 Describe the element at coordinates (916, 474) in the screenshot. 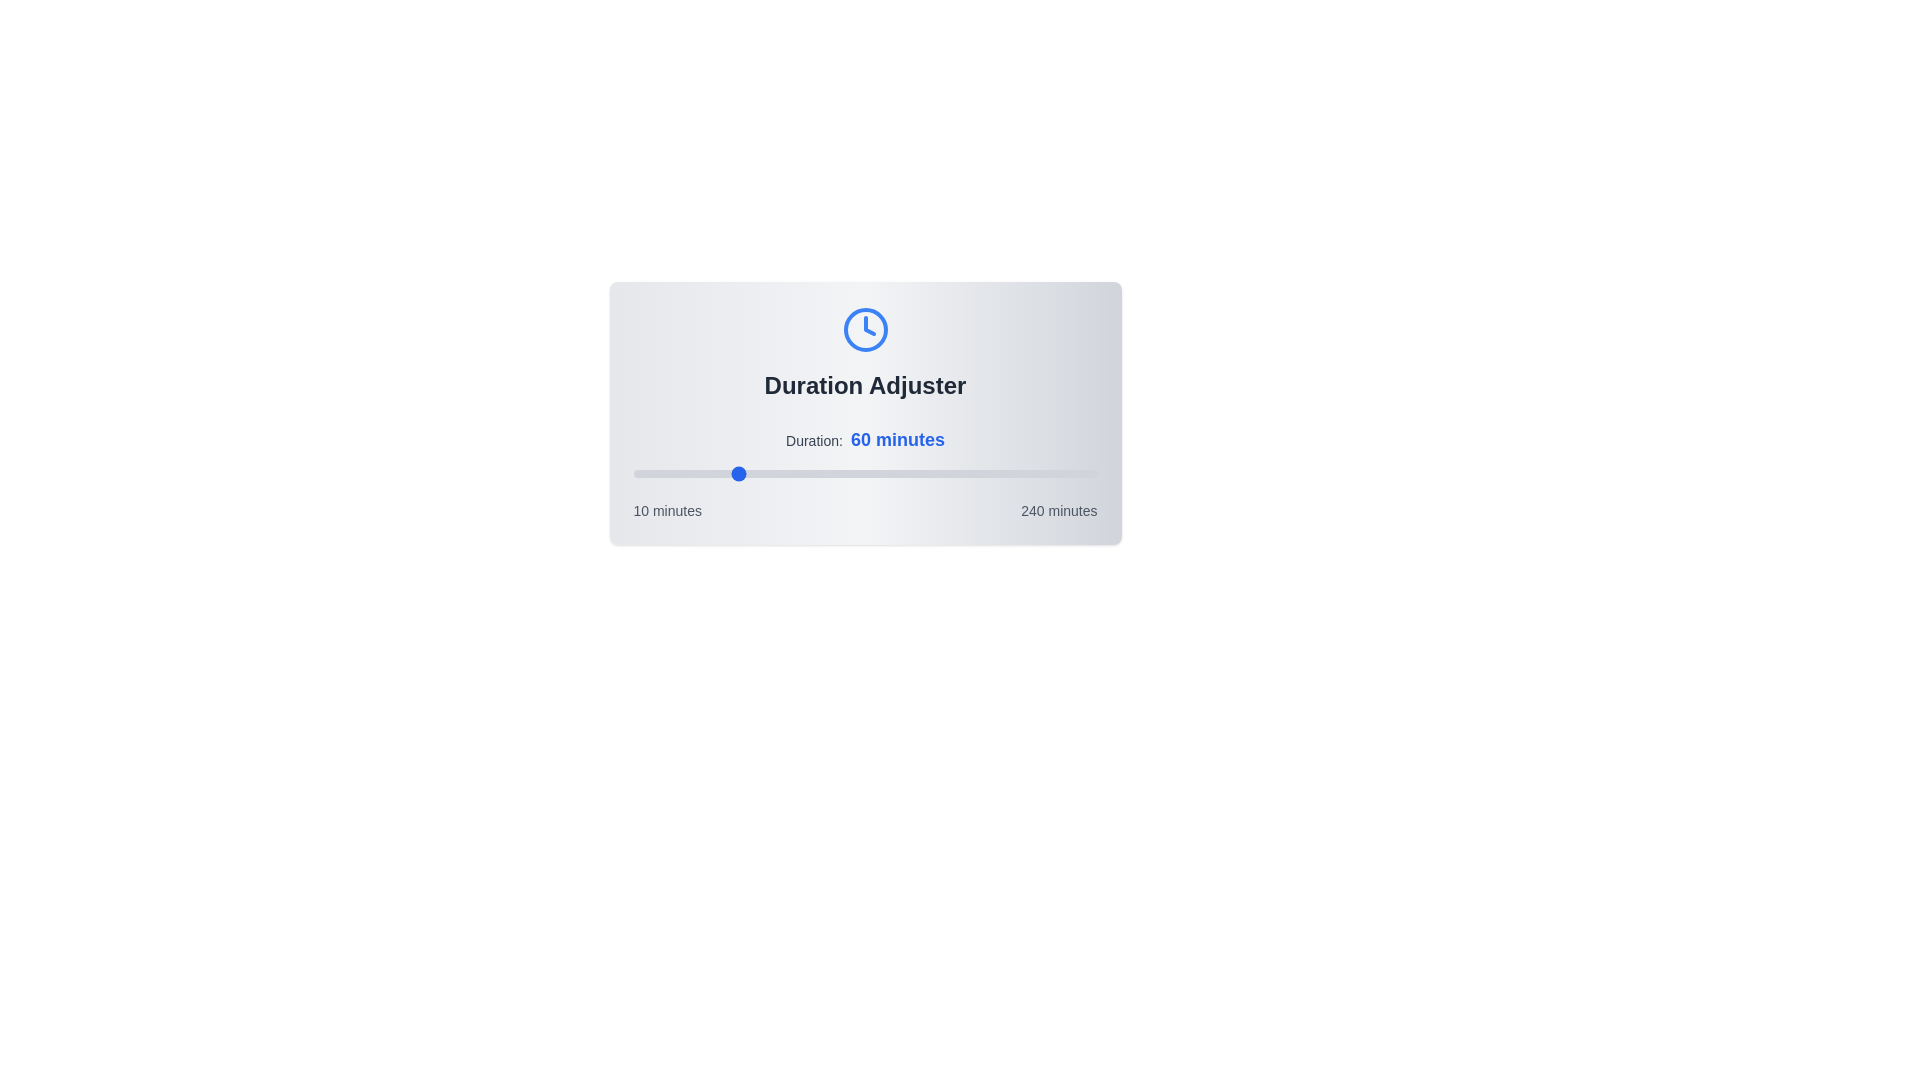

I see `the duration slider to 151 minutes` at that location.